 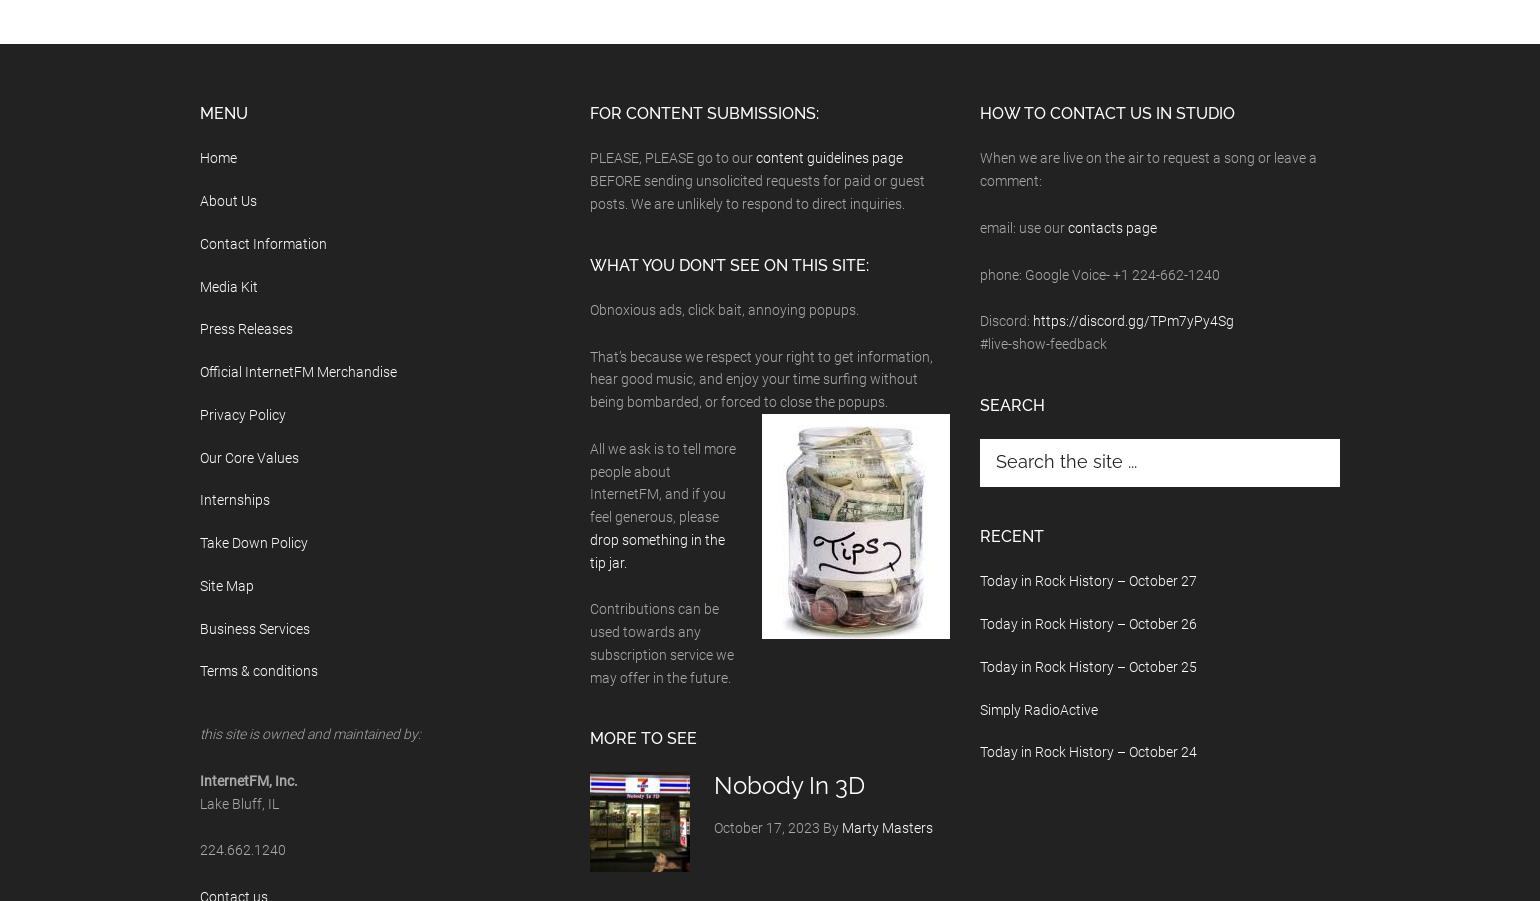 I want to click on 'https://discord.gg/TPm7yPy4Sg', so click(x=1133, y=321).